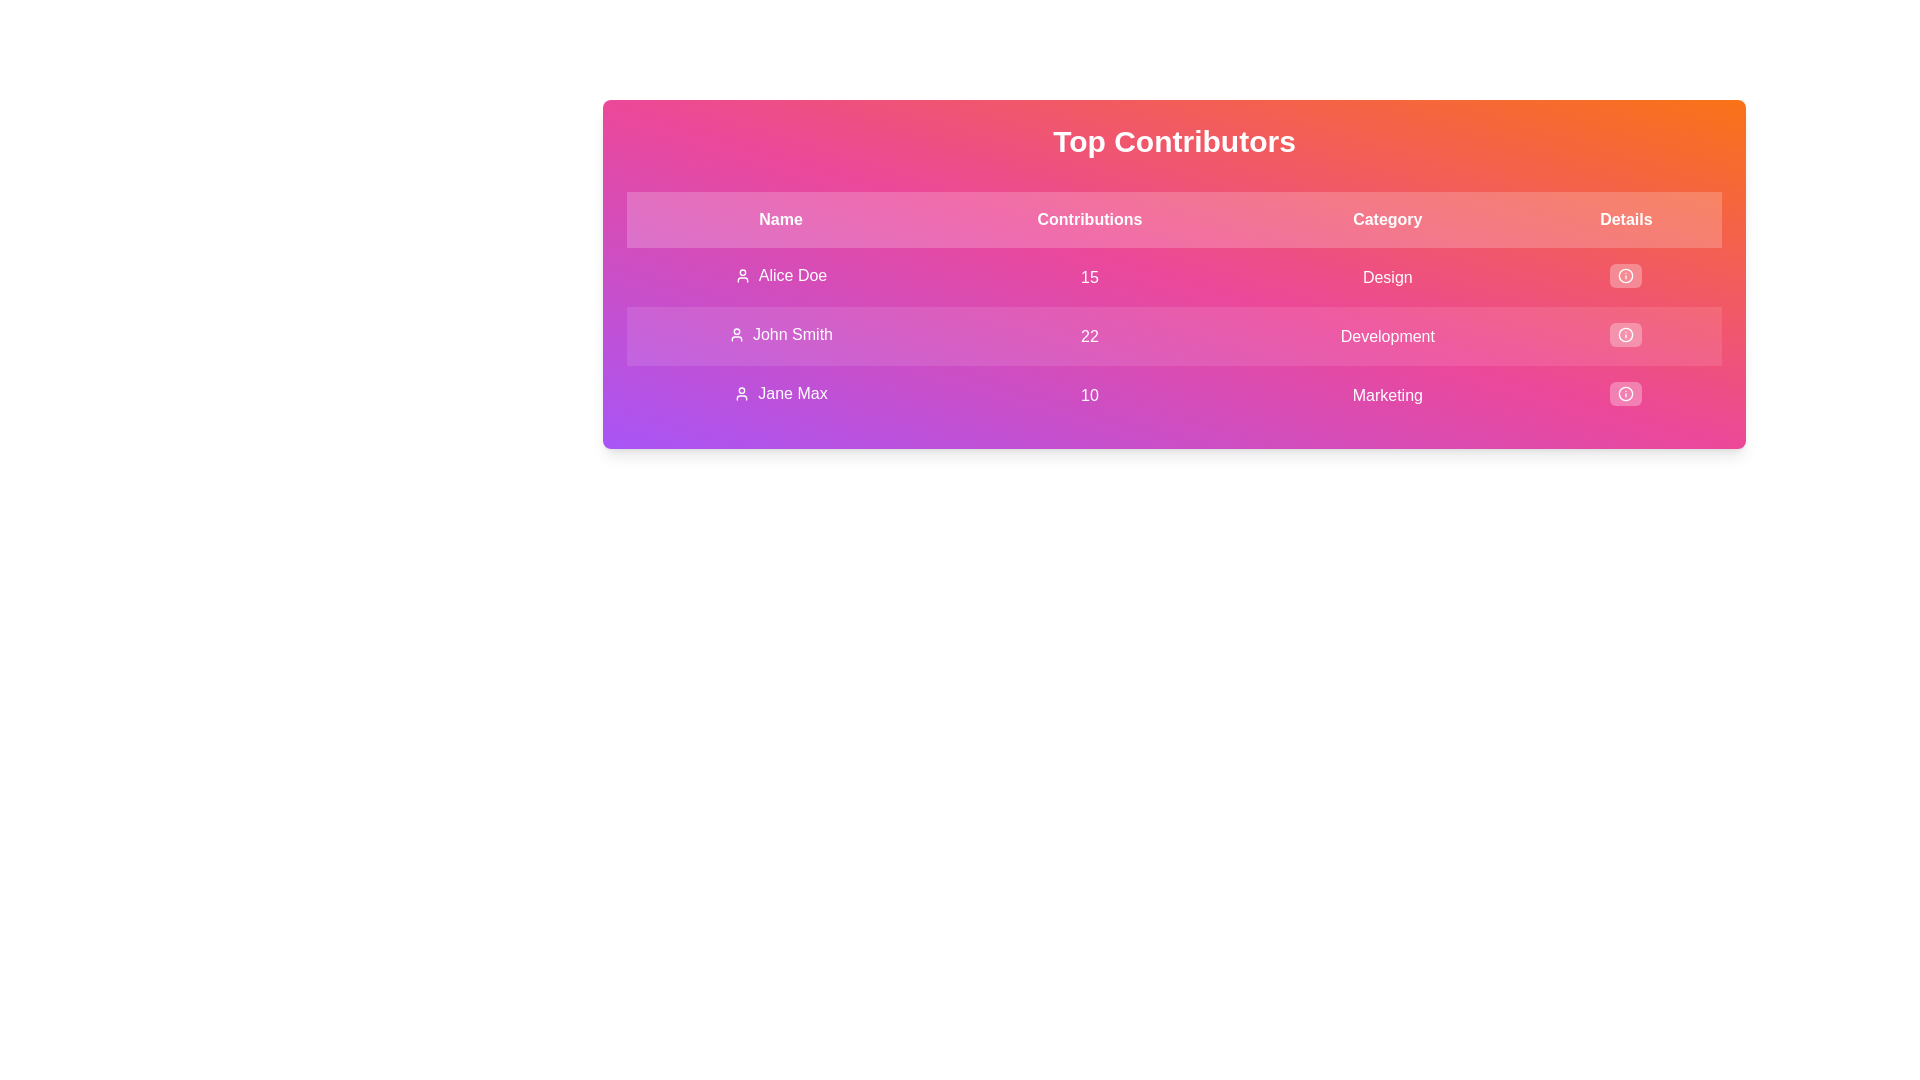 The image size is (1920, 1080). Describe the element at coordinates (1626, 335) in the screenshot. I see `the button located on the far right in the row corresponding to 'John Smith' under the 'Details' column in the table, which serves as an information or details indicator` at that location.